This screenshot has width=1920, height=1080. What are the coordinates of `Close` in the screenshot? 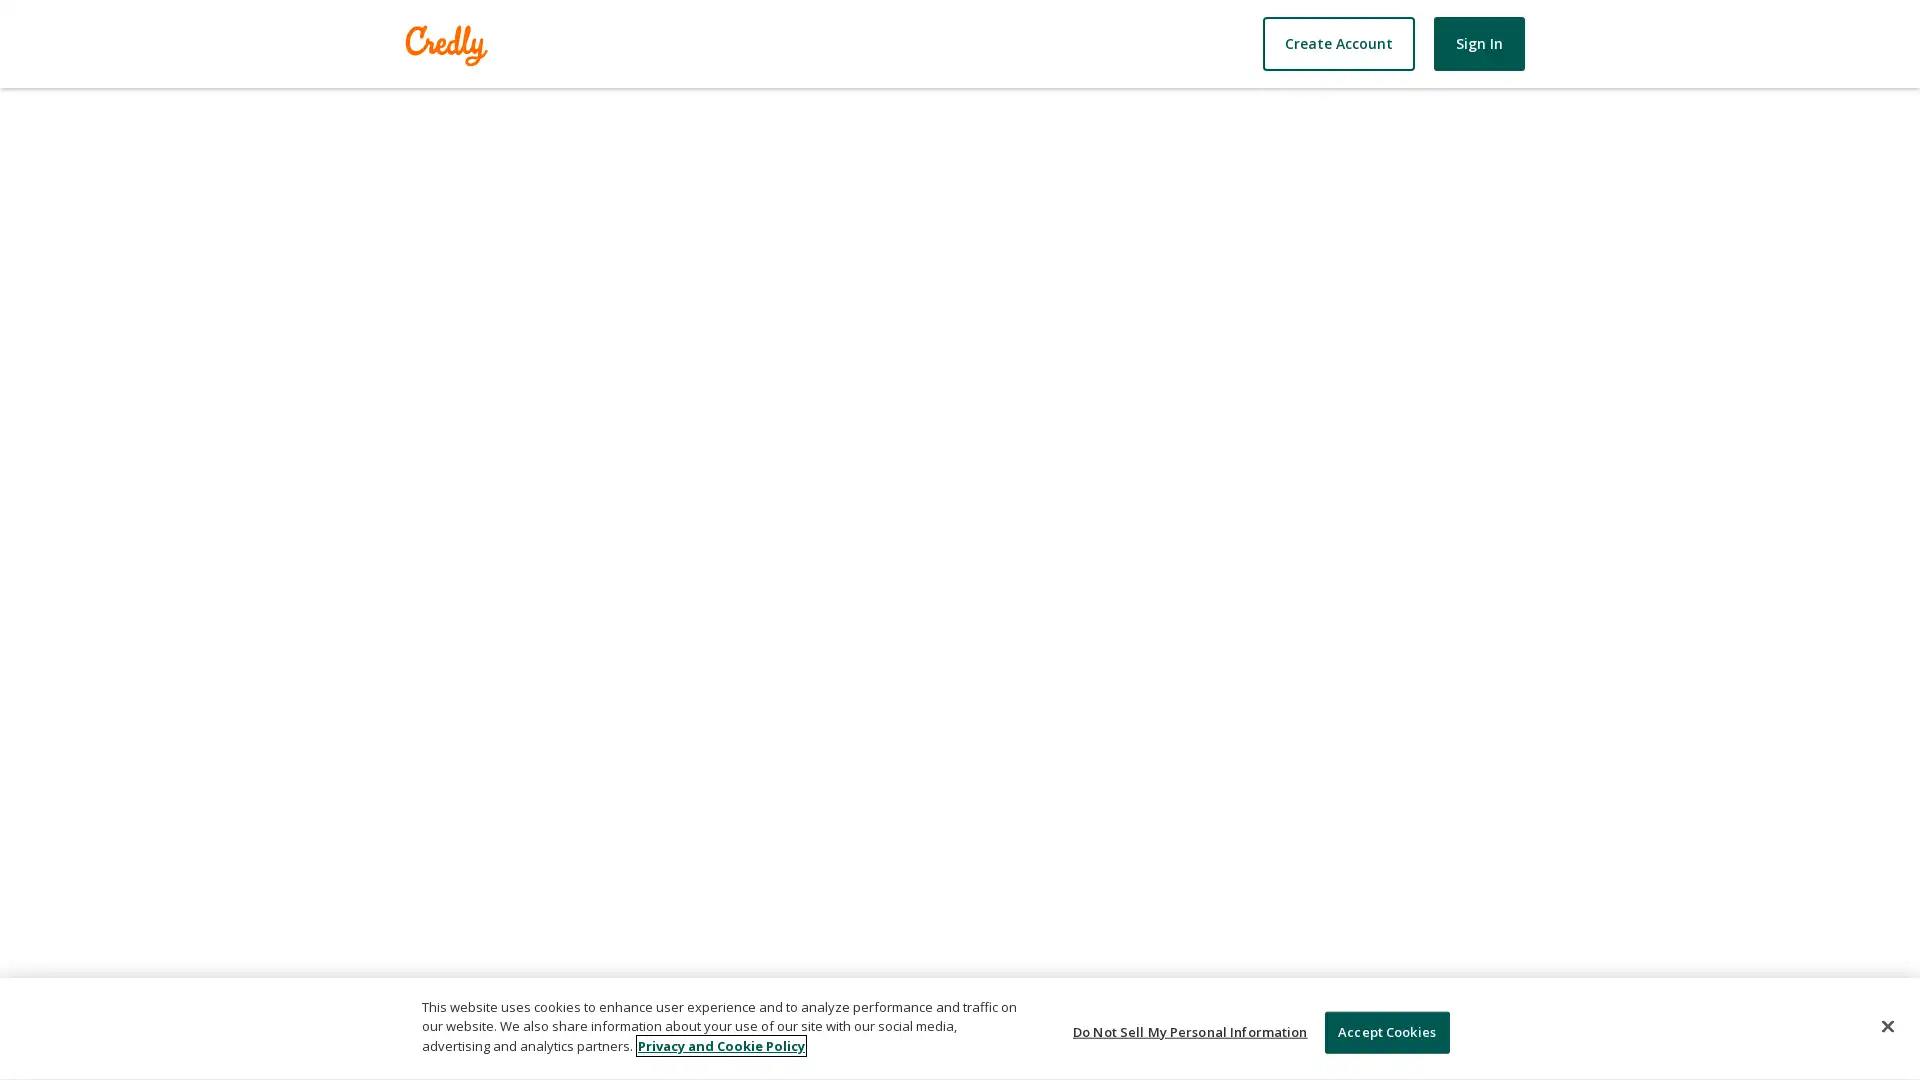 It's located at (1886, 1026).